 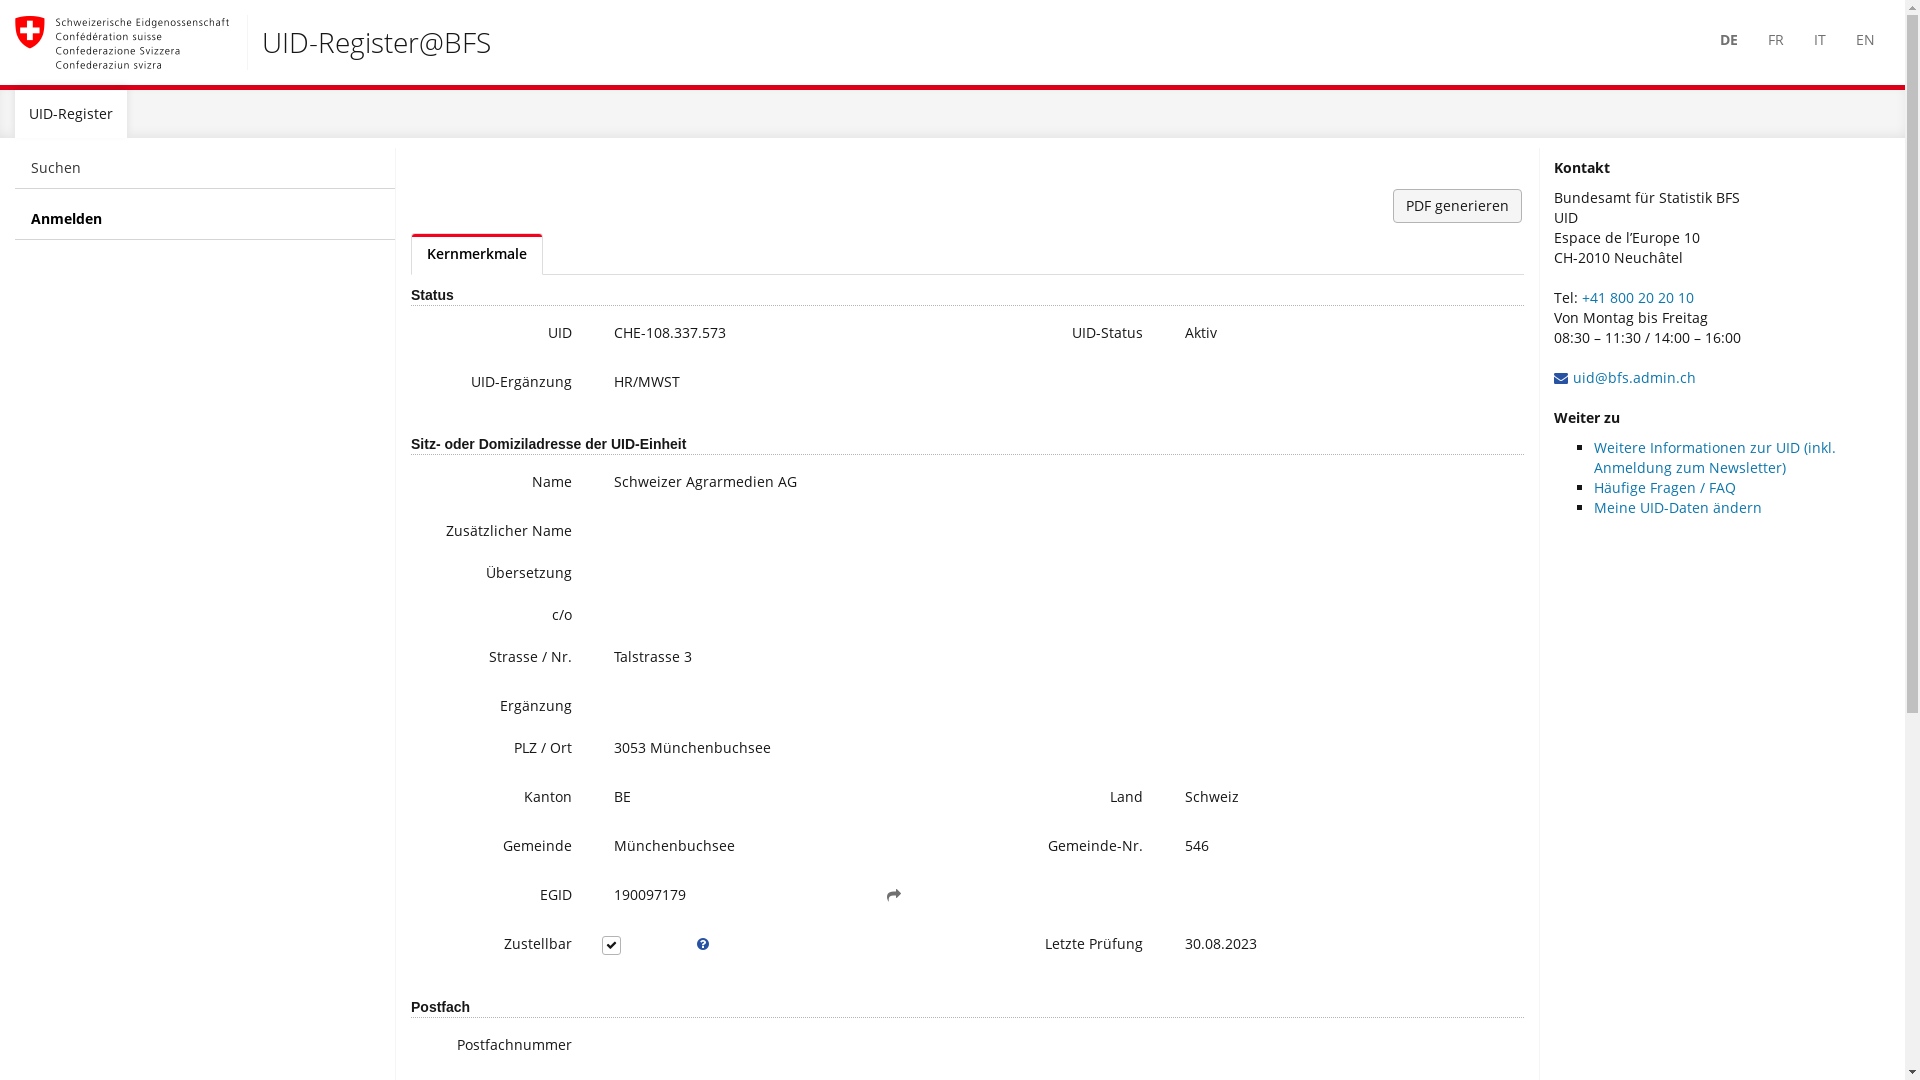 I want to click on '+41 800 20 20 10', so click(x=1637, y=297).